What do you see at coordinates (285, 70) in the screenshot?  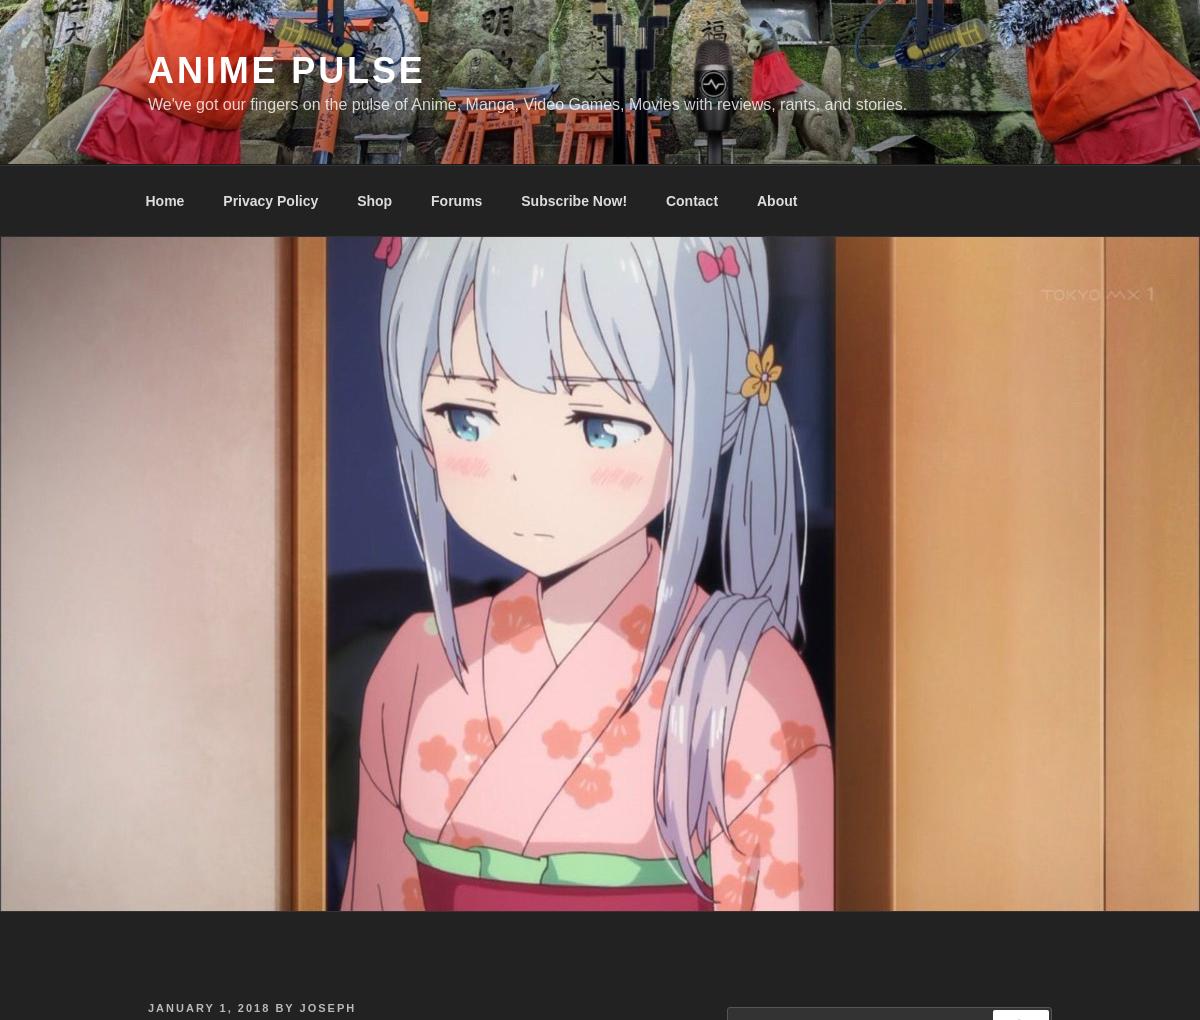 I see `'Anime Pulse'` at bounding box center [285, 70].